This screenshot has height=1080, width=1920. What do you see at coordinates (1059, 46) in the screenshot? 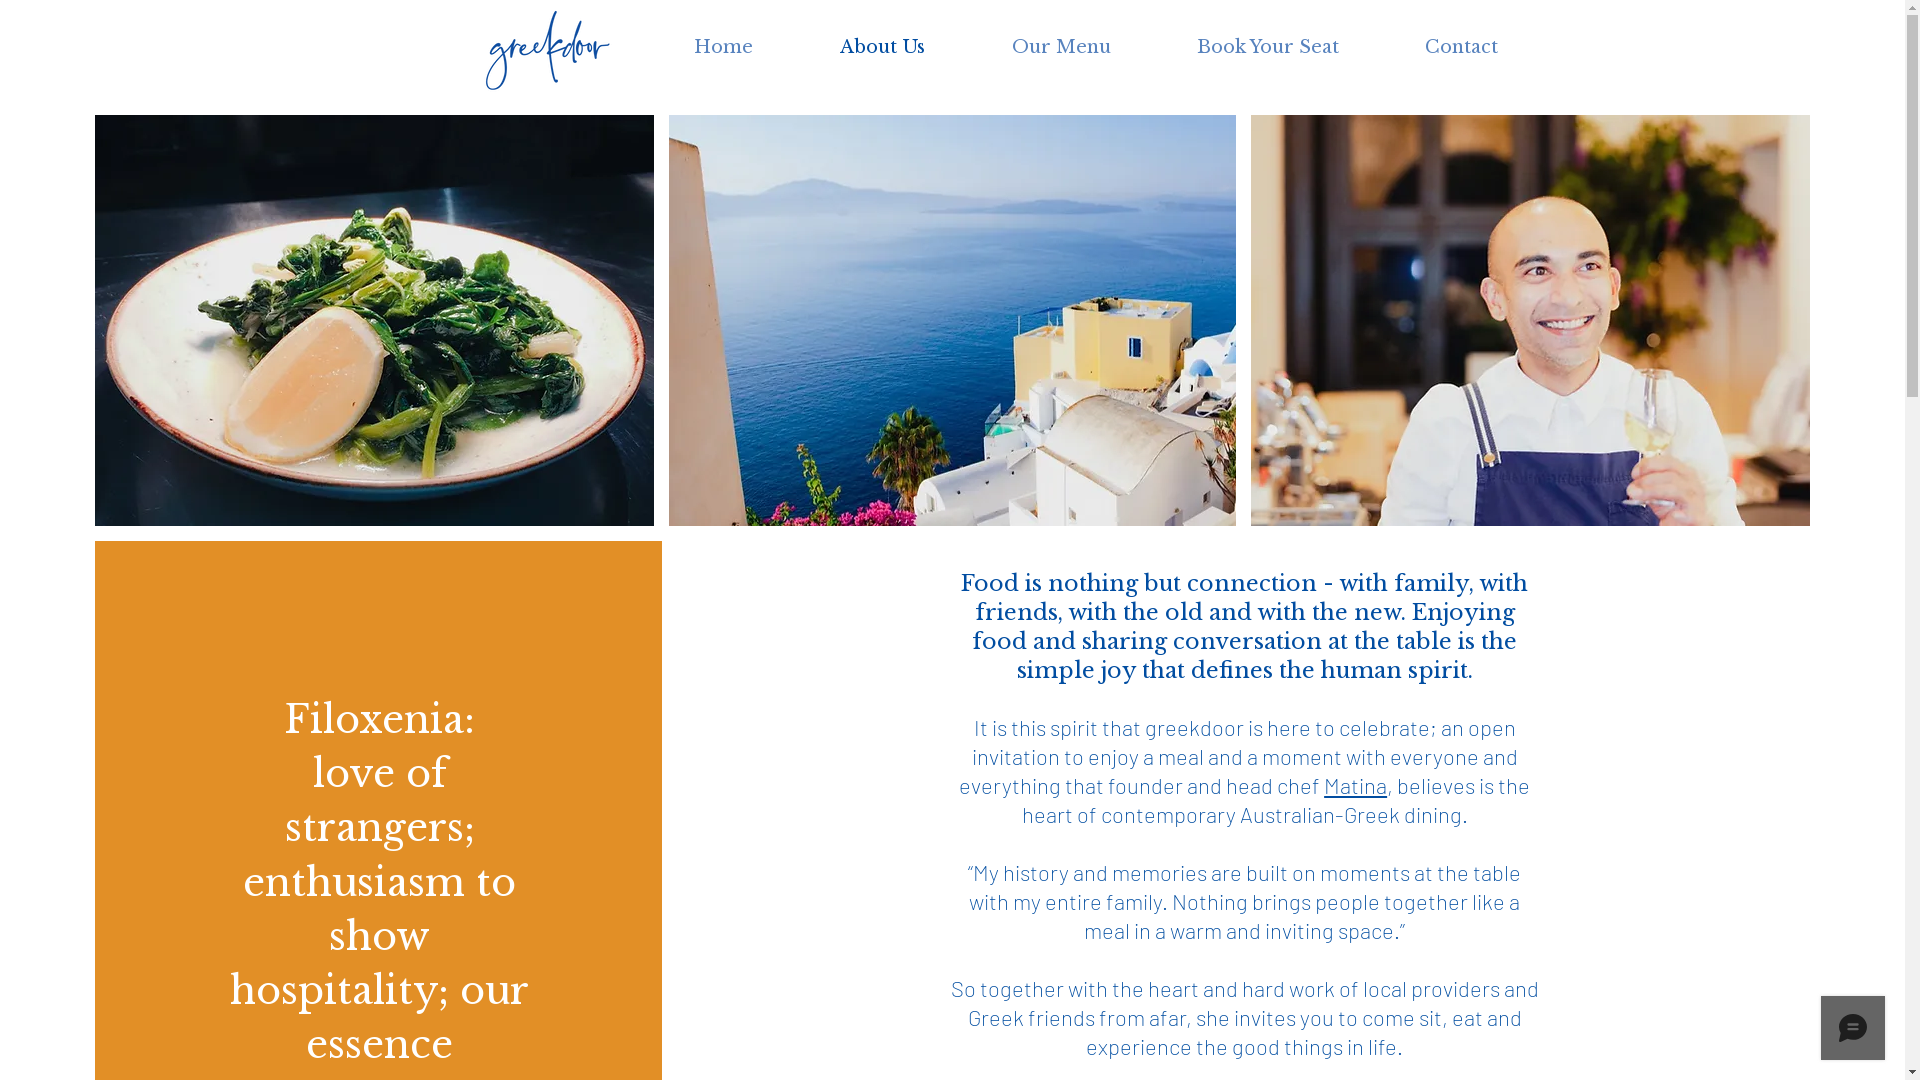
I see `'Our Menu'` at bounding box center [1059, 46].